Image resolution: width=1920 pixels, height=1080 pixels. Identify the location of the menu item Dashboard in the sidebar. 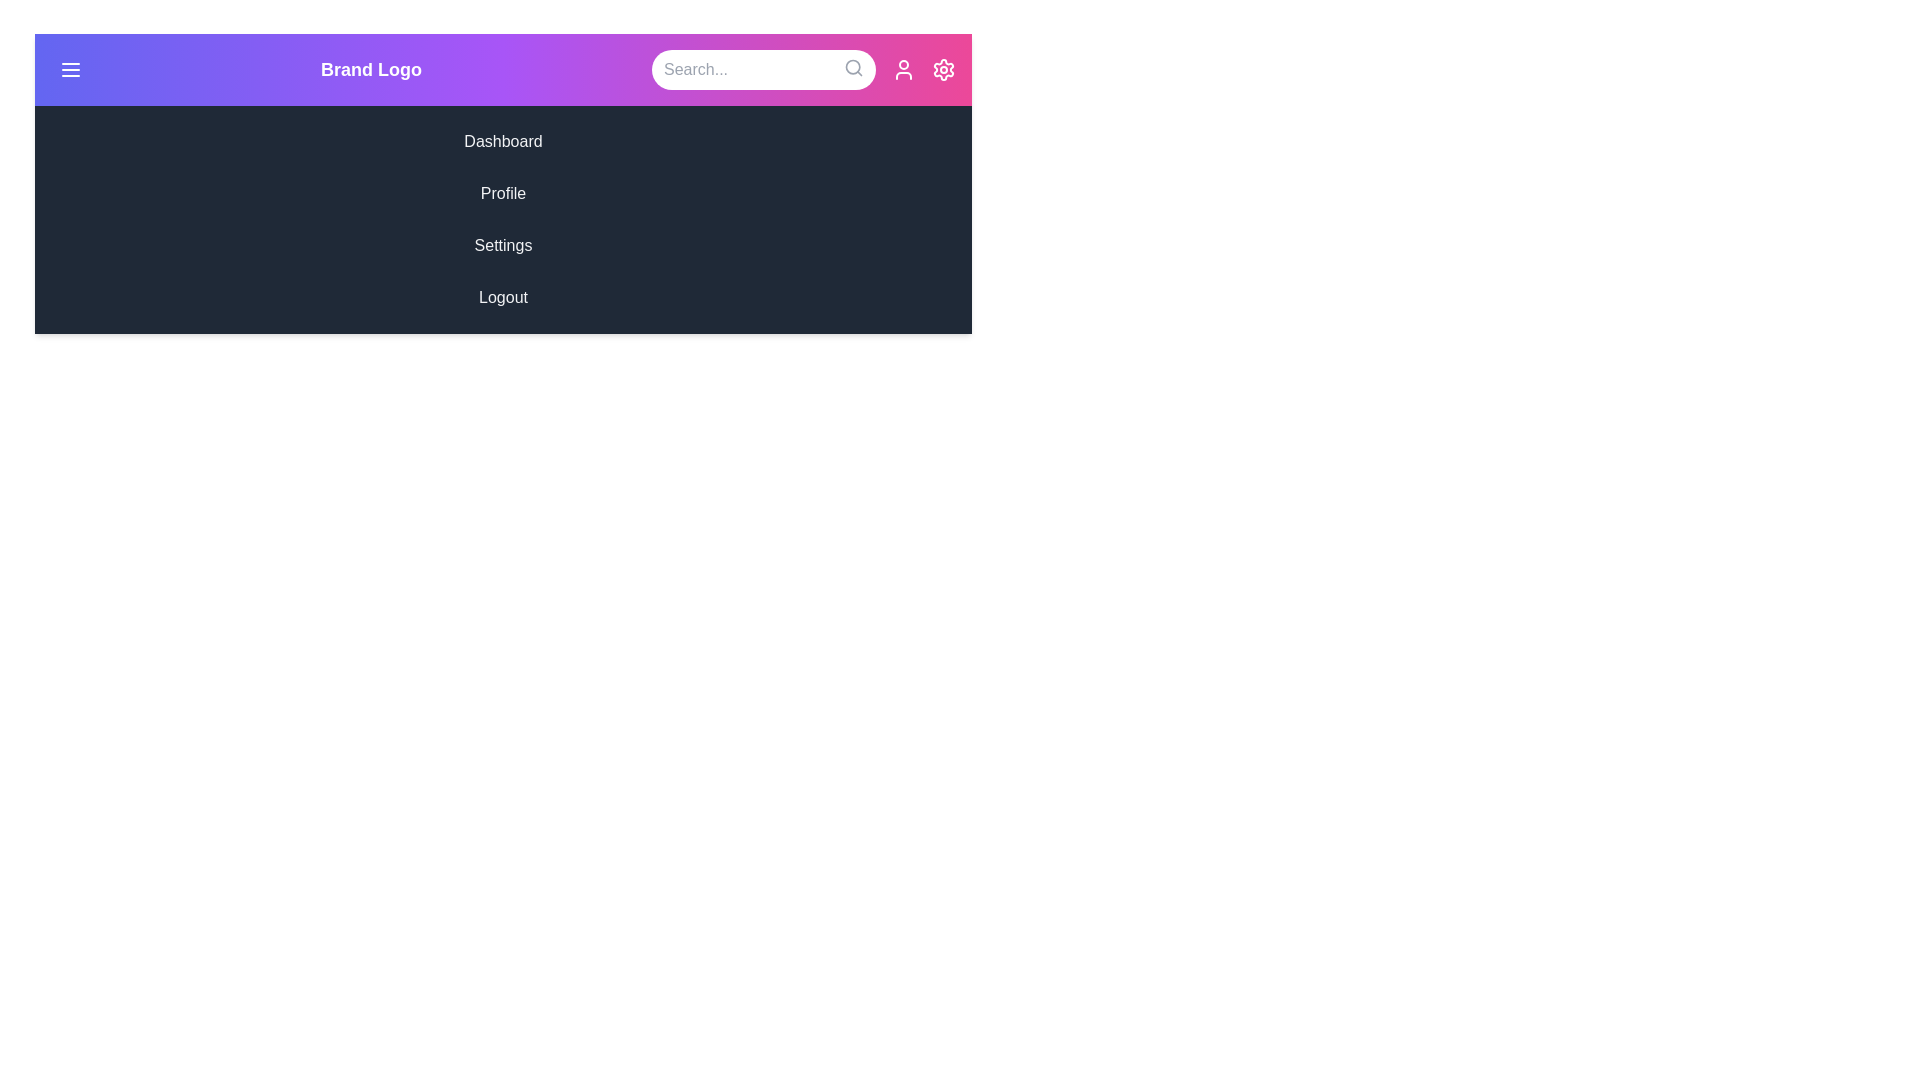
(503, 141).